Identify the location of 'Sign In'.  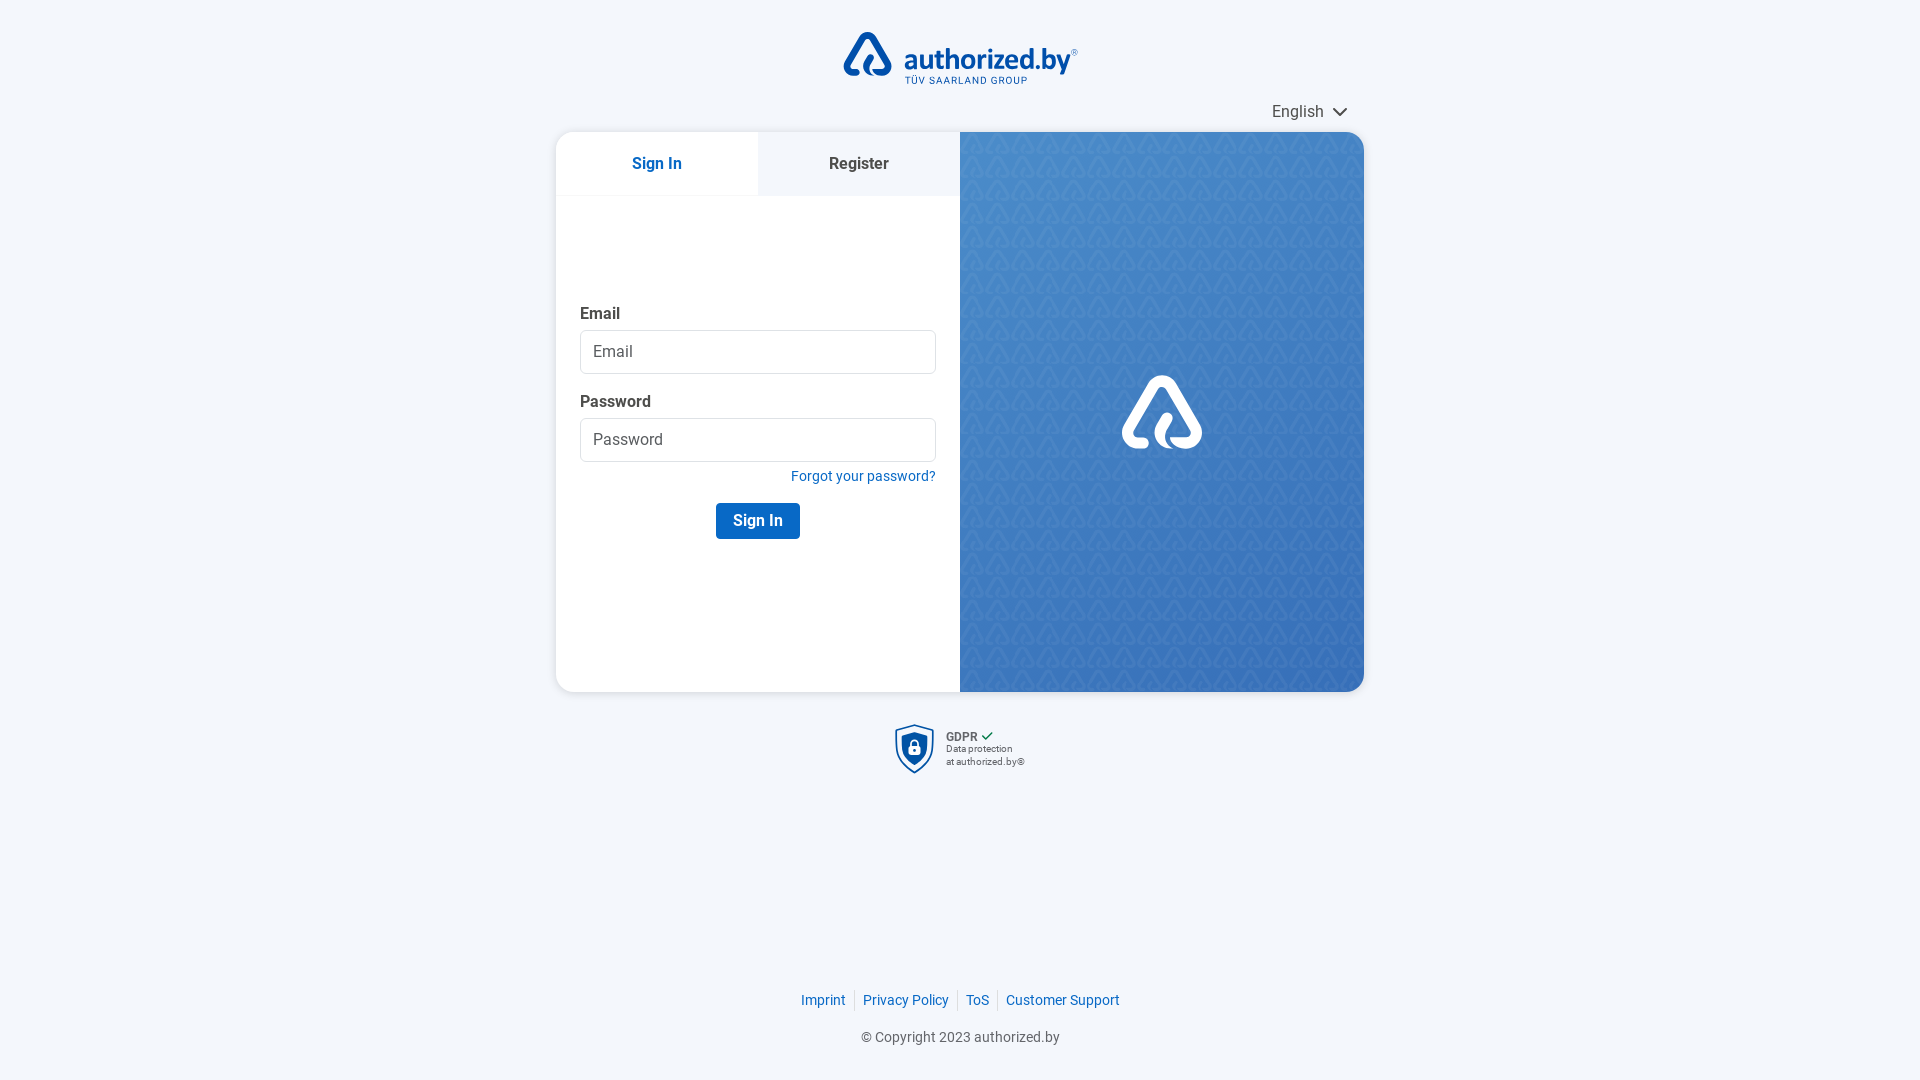
(657, 163).